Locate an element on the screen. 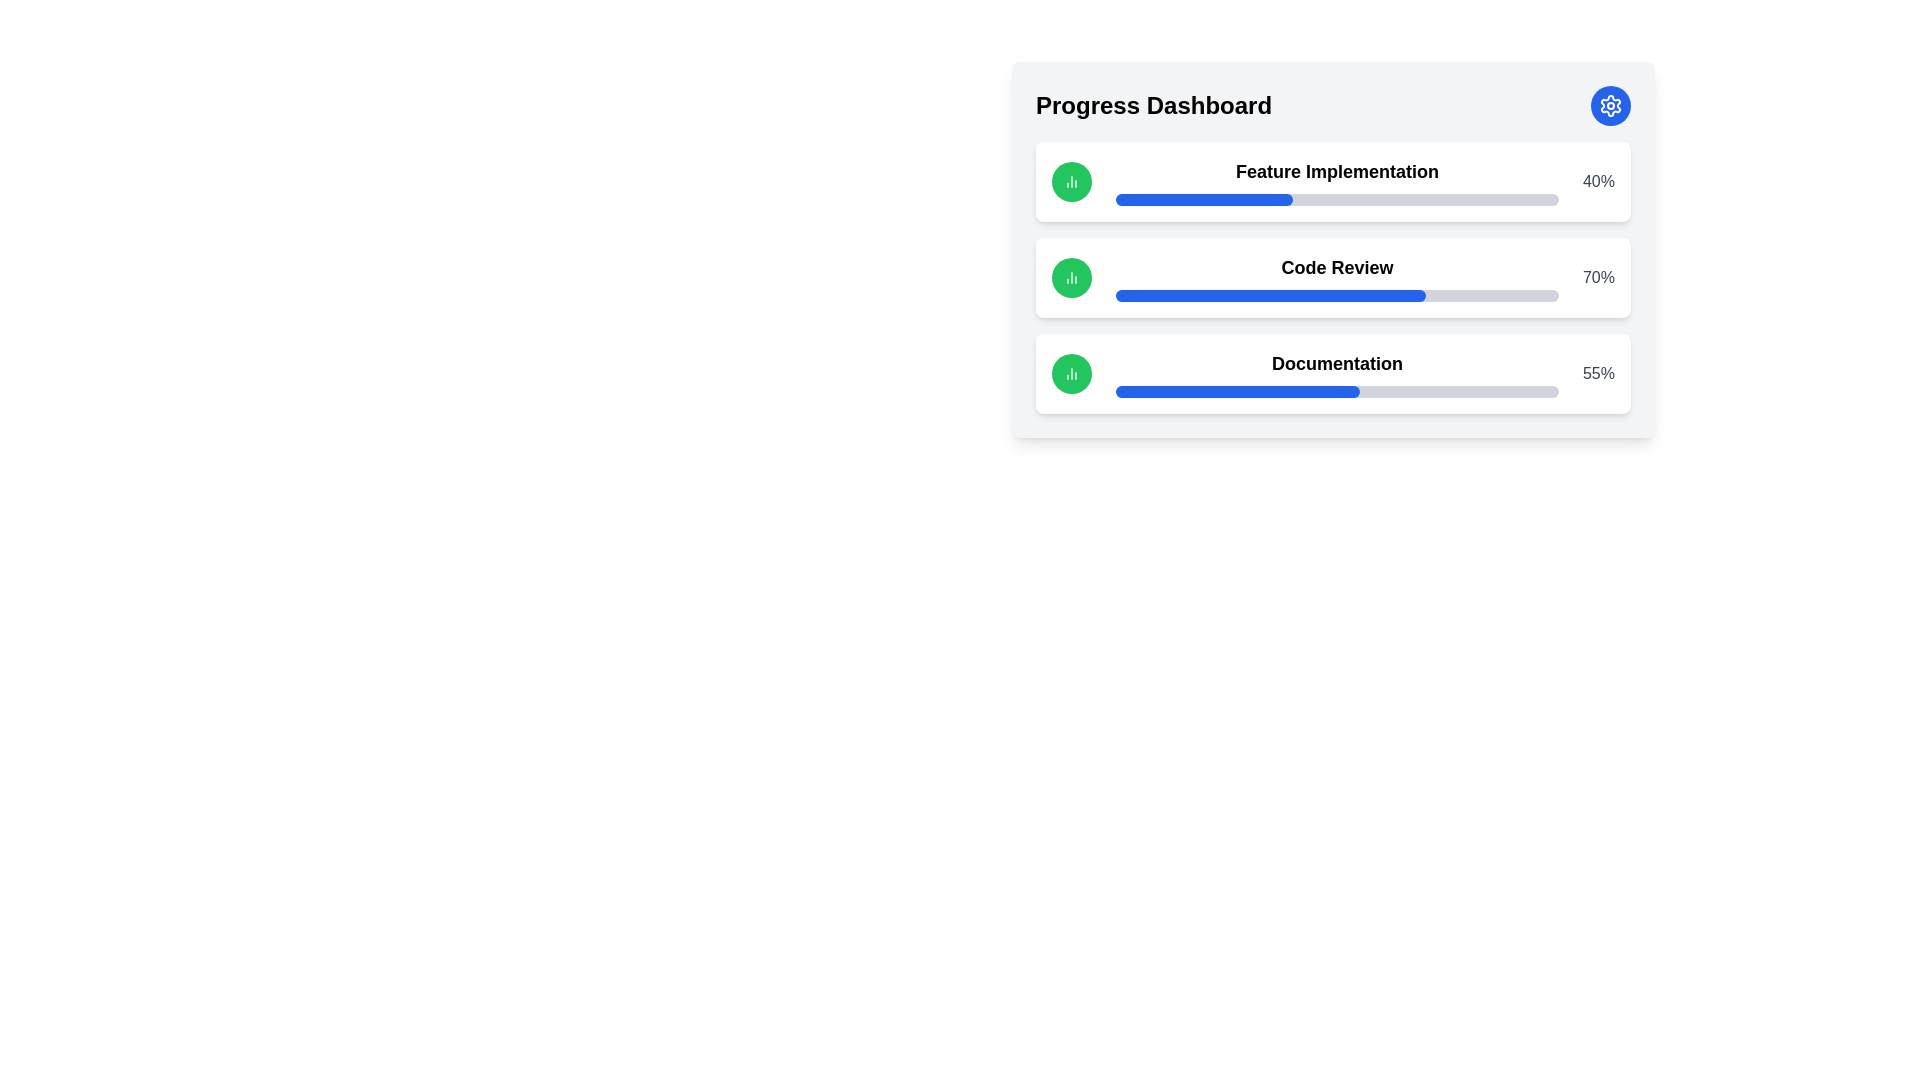 This screenshot has height=1080, width=1920. the second horizontal progress bar in the 'Code Review' section, which has a gray background and a blue filled section covering 70% of its width is located at coordinates (1337, 296).